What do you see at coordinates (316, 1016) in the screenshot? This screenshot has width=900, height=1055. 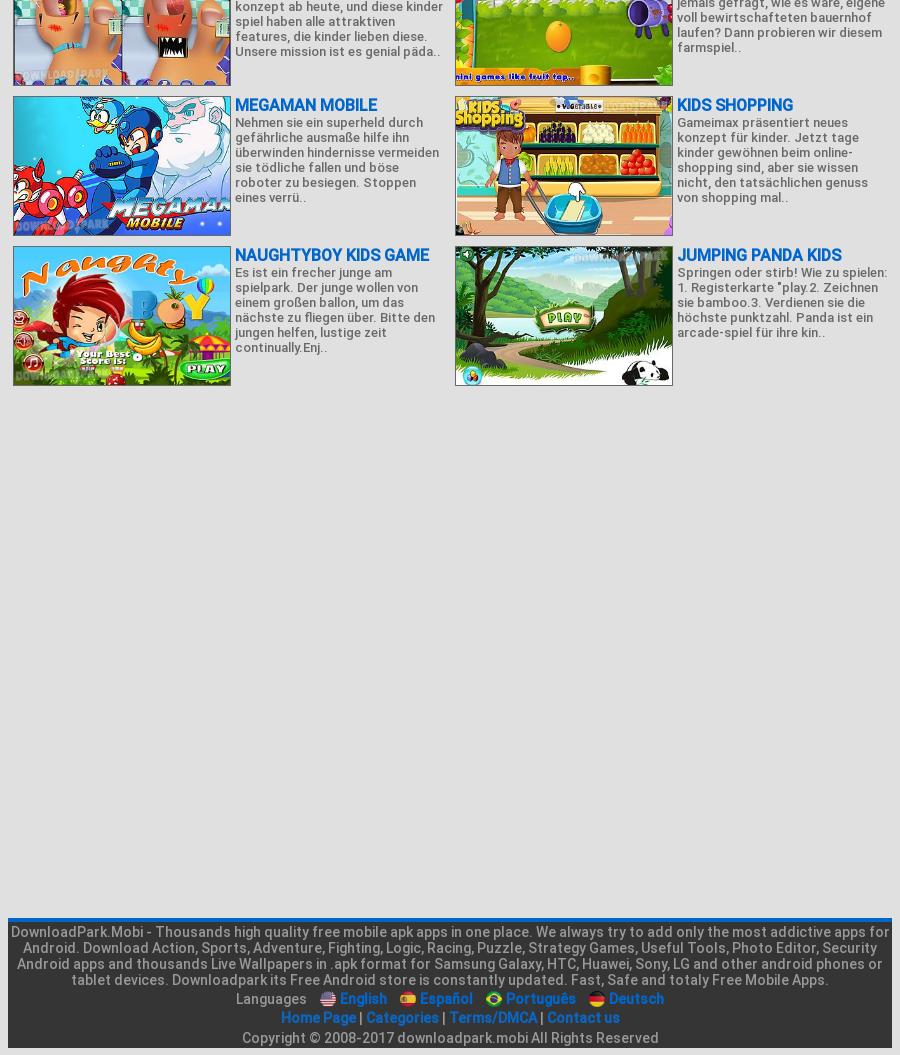 I see `'Home Page'` at bounding box center [316, 1016].